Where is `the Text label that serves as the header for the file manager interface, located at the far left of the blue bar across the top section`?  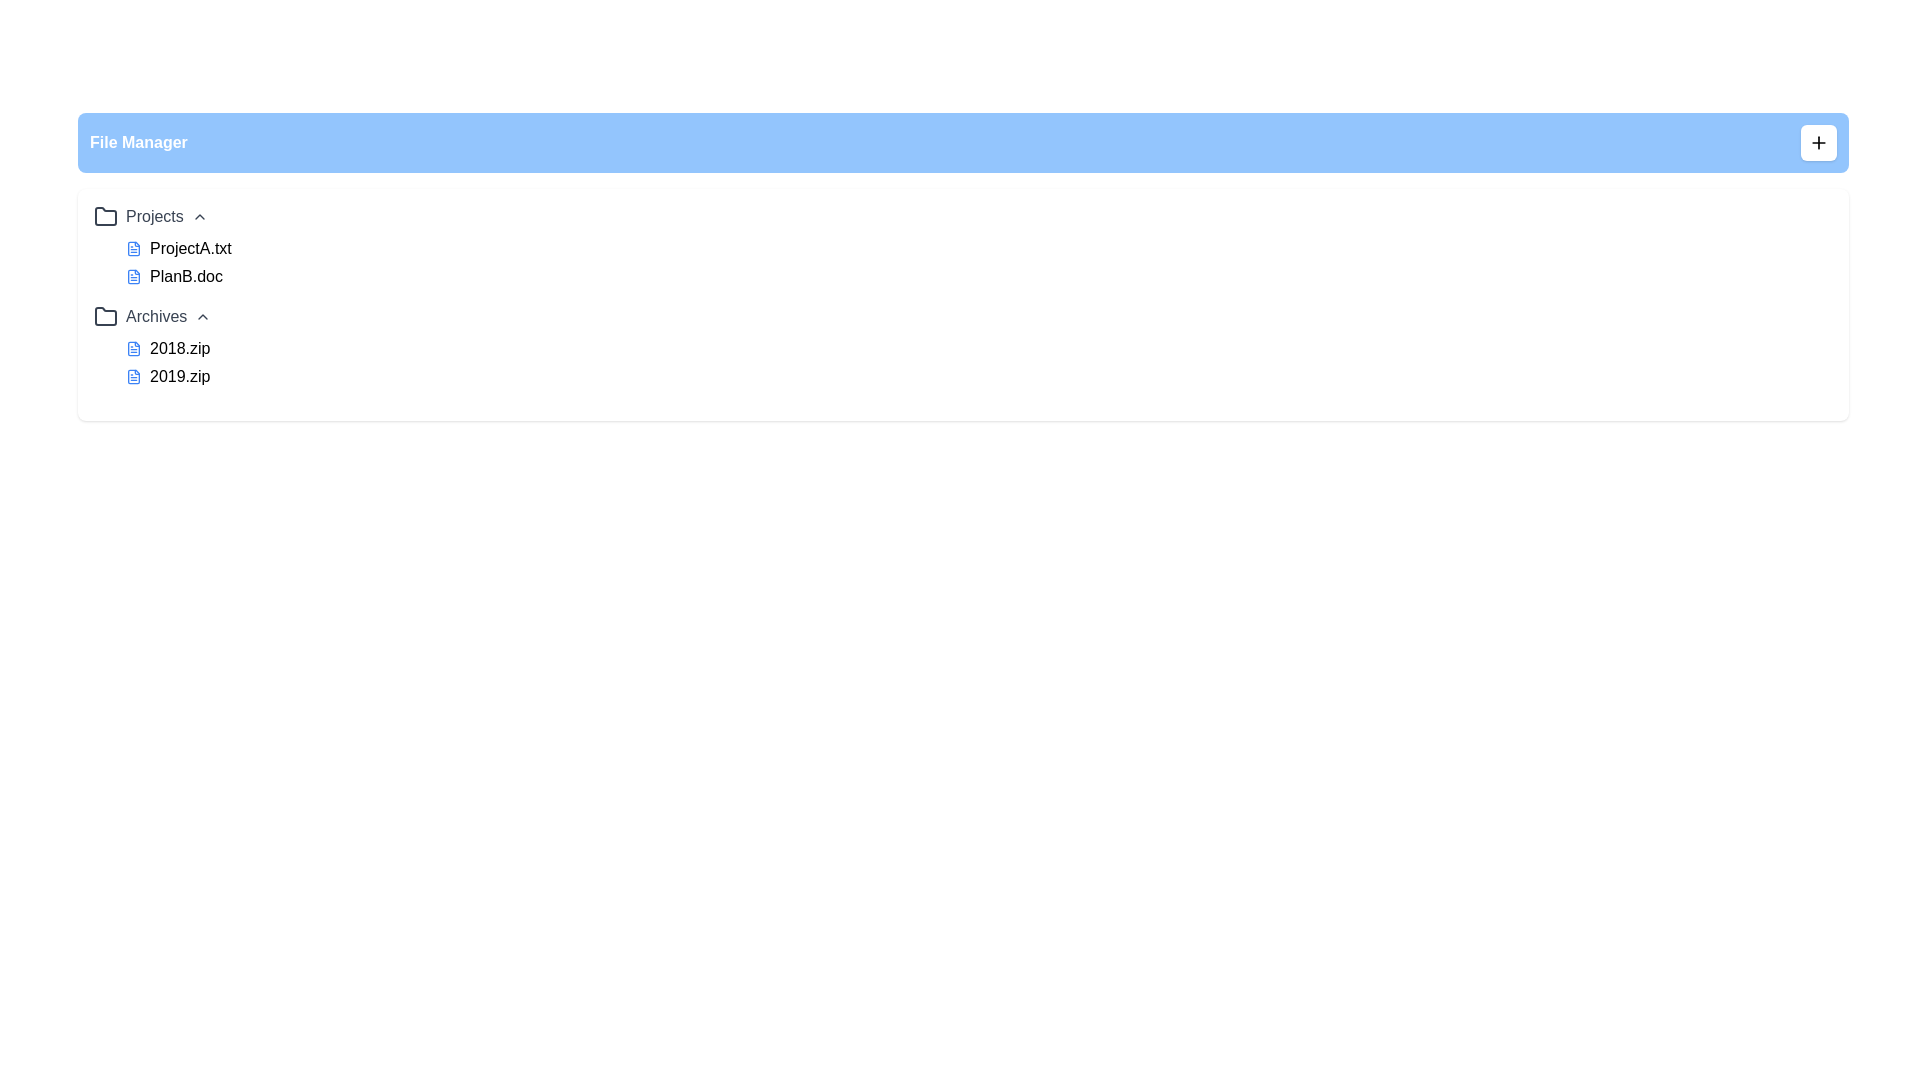 the Text label that serves as the header for the file manager interface, located at the far left of the blue bar across the top section is located at coordinates (137, 141).